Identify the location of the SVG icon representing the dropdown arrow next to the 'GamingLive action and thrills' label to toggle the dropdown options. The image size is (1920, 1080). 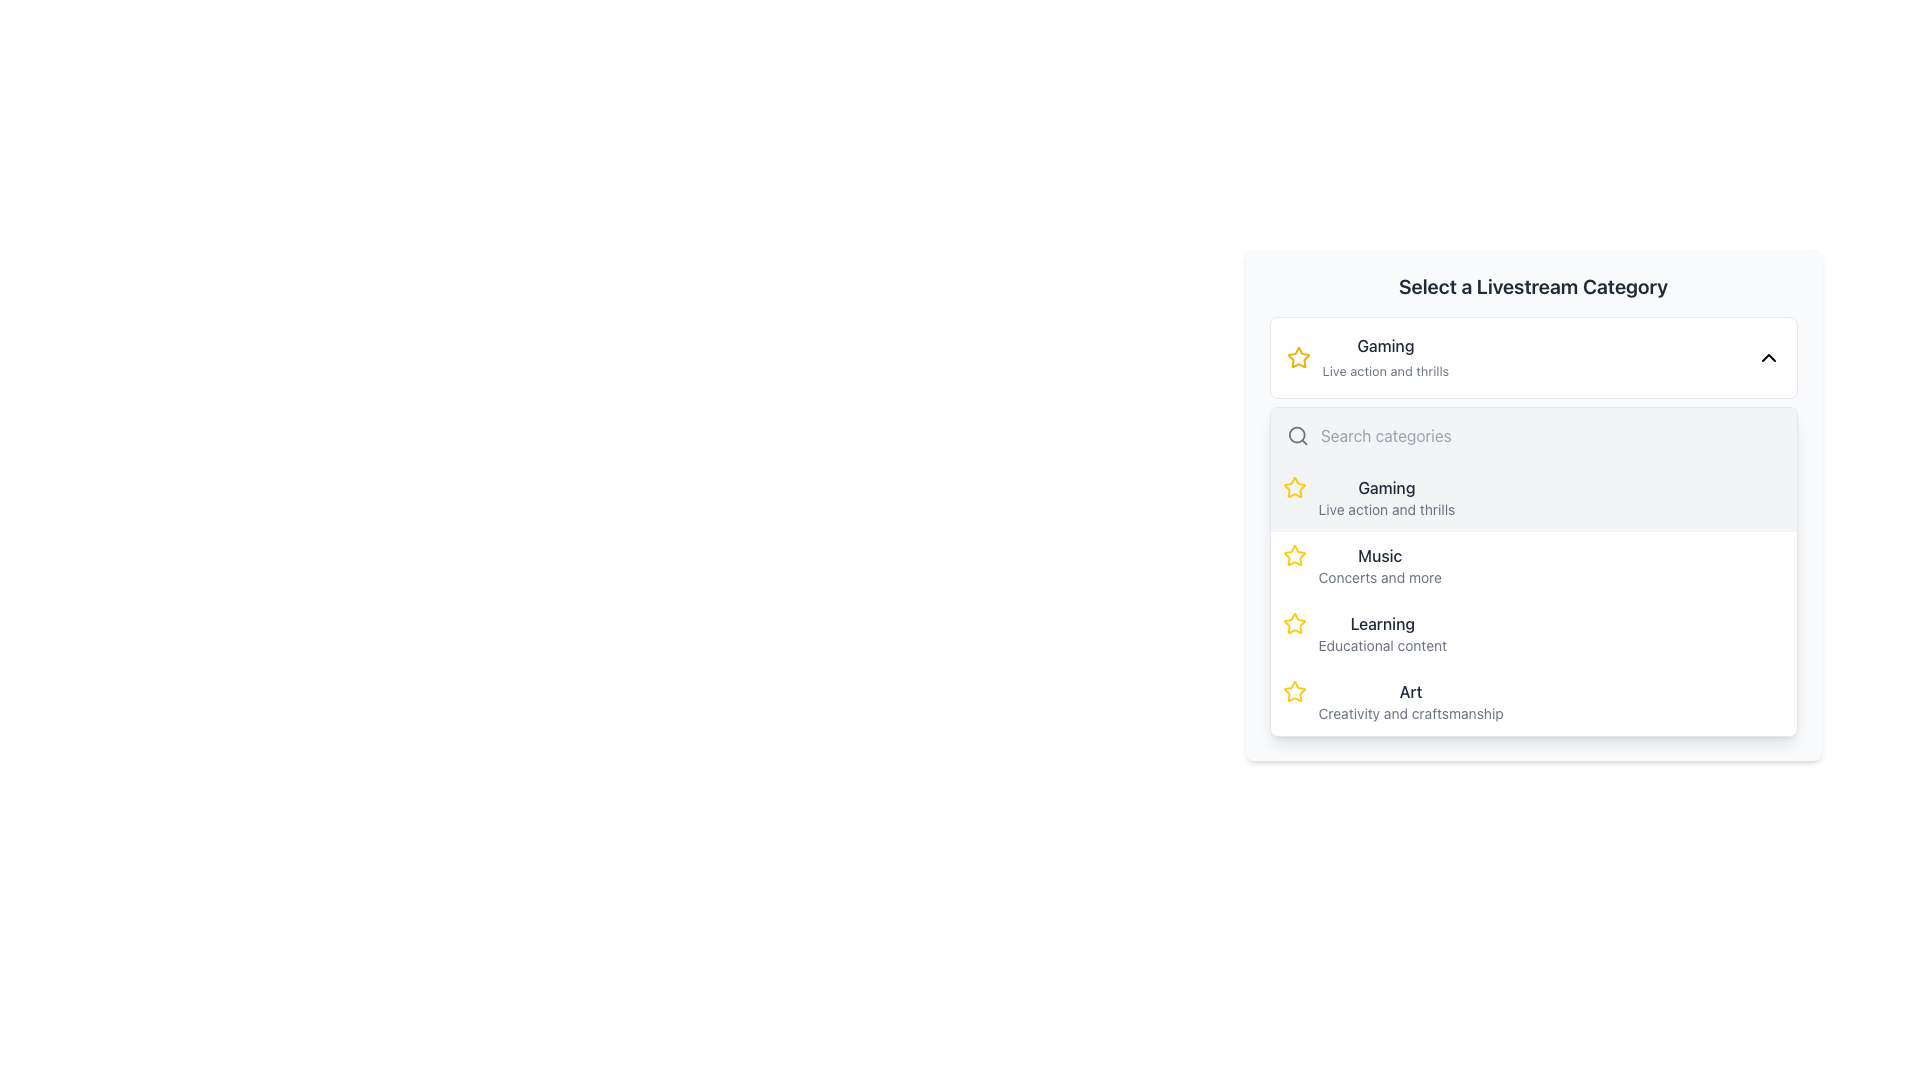
(1768, 357).